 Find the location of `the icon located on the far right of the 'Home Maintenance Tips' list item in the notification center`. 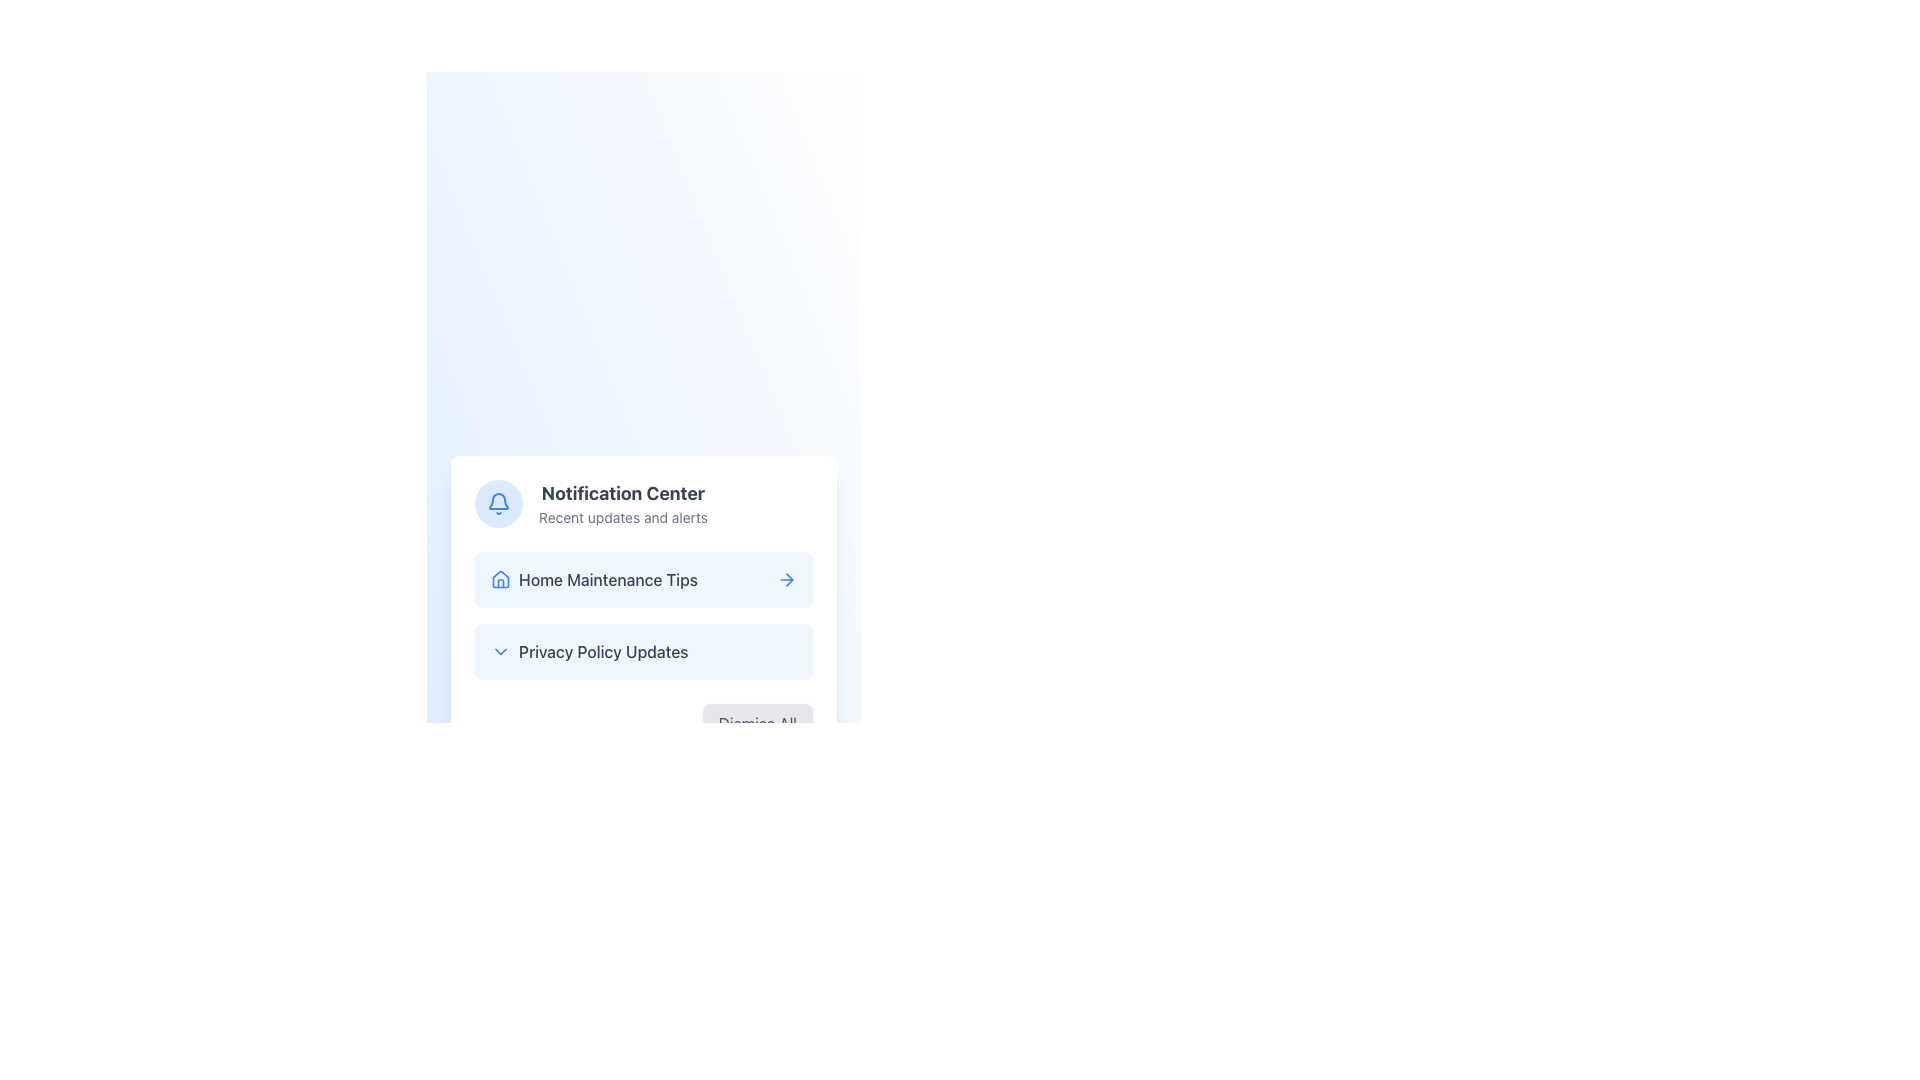

the icon located on the far right of the 'Home Maintenance Tips' list item in the notification center is located at coordinates (786, 579).